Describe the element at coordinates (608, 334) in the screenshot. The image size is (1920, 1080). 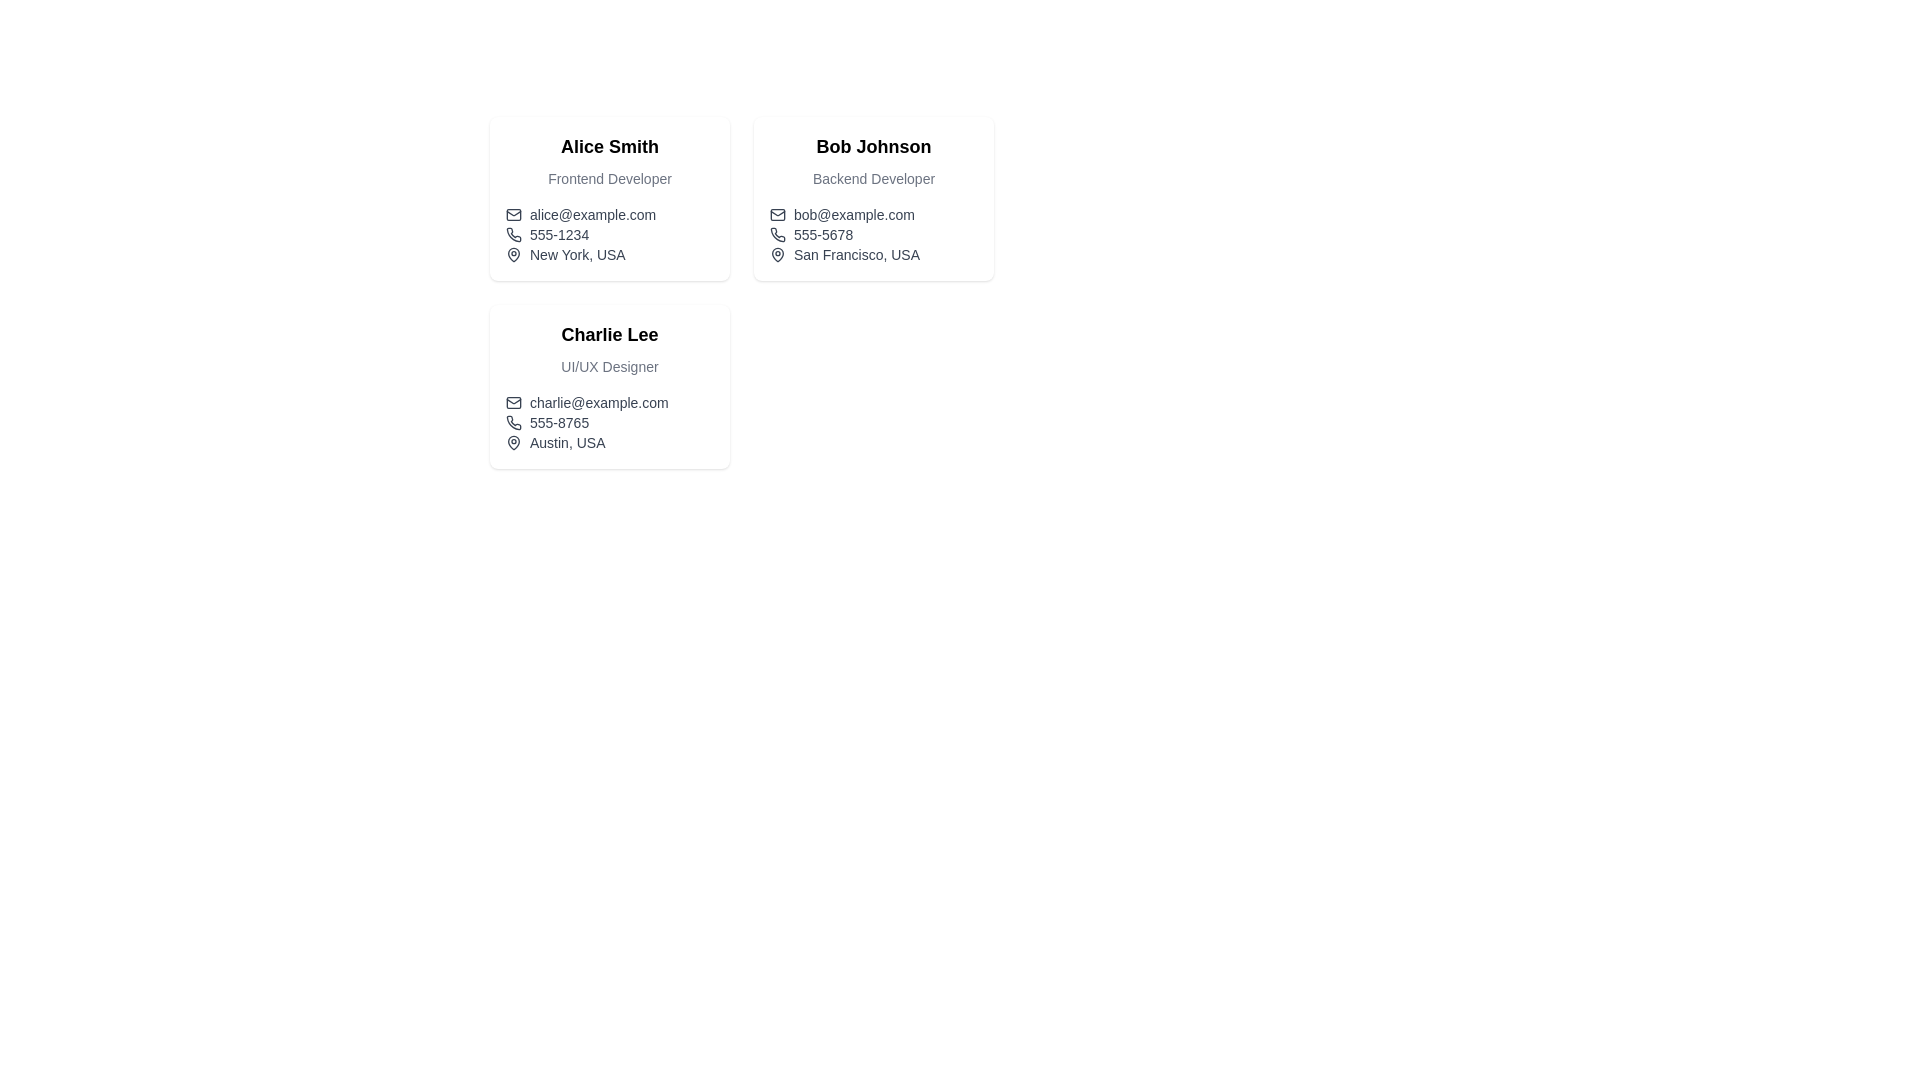
I see `the text label displaying 'Charlie Lee' which is styled prominently as a title and located in the middle card of the bottom row in the grid` at that location.